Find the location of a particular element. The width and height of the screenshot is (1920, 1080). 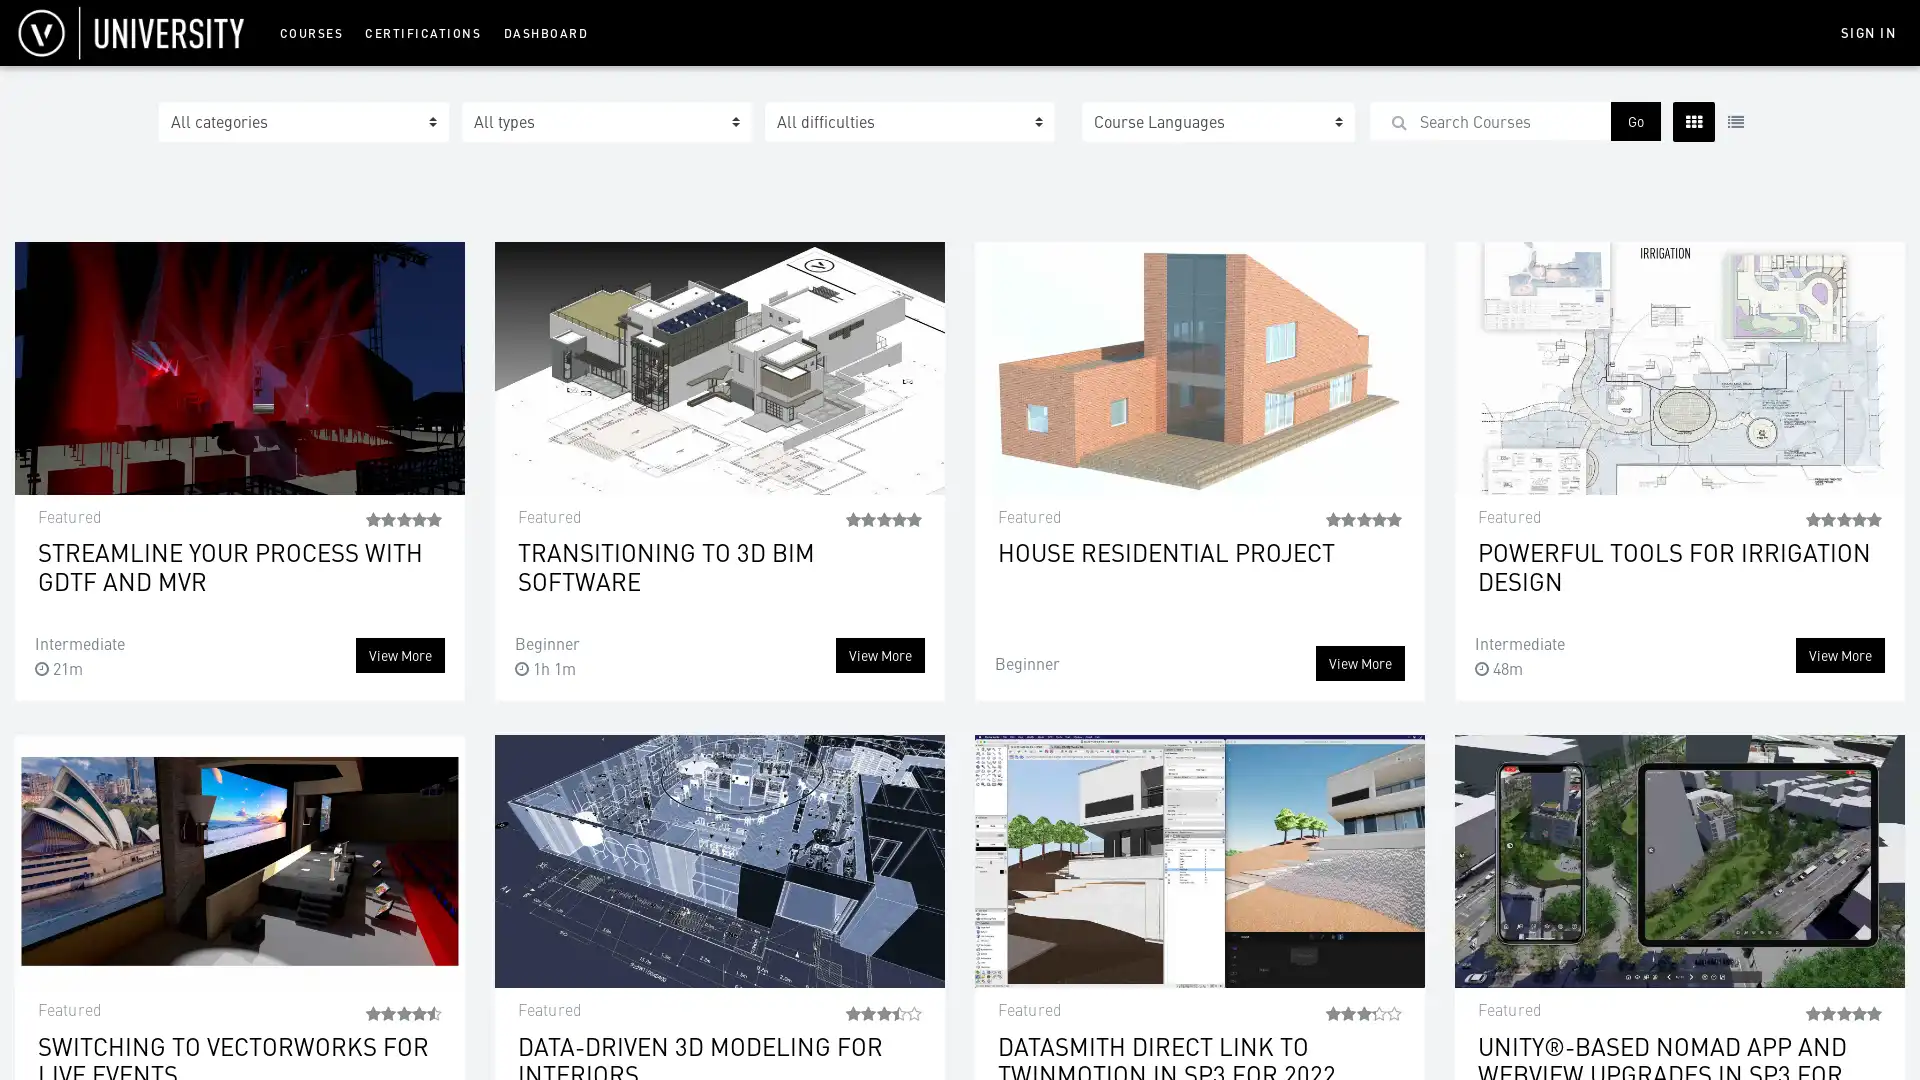

View More is located at coordinates (1360, 663).